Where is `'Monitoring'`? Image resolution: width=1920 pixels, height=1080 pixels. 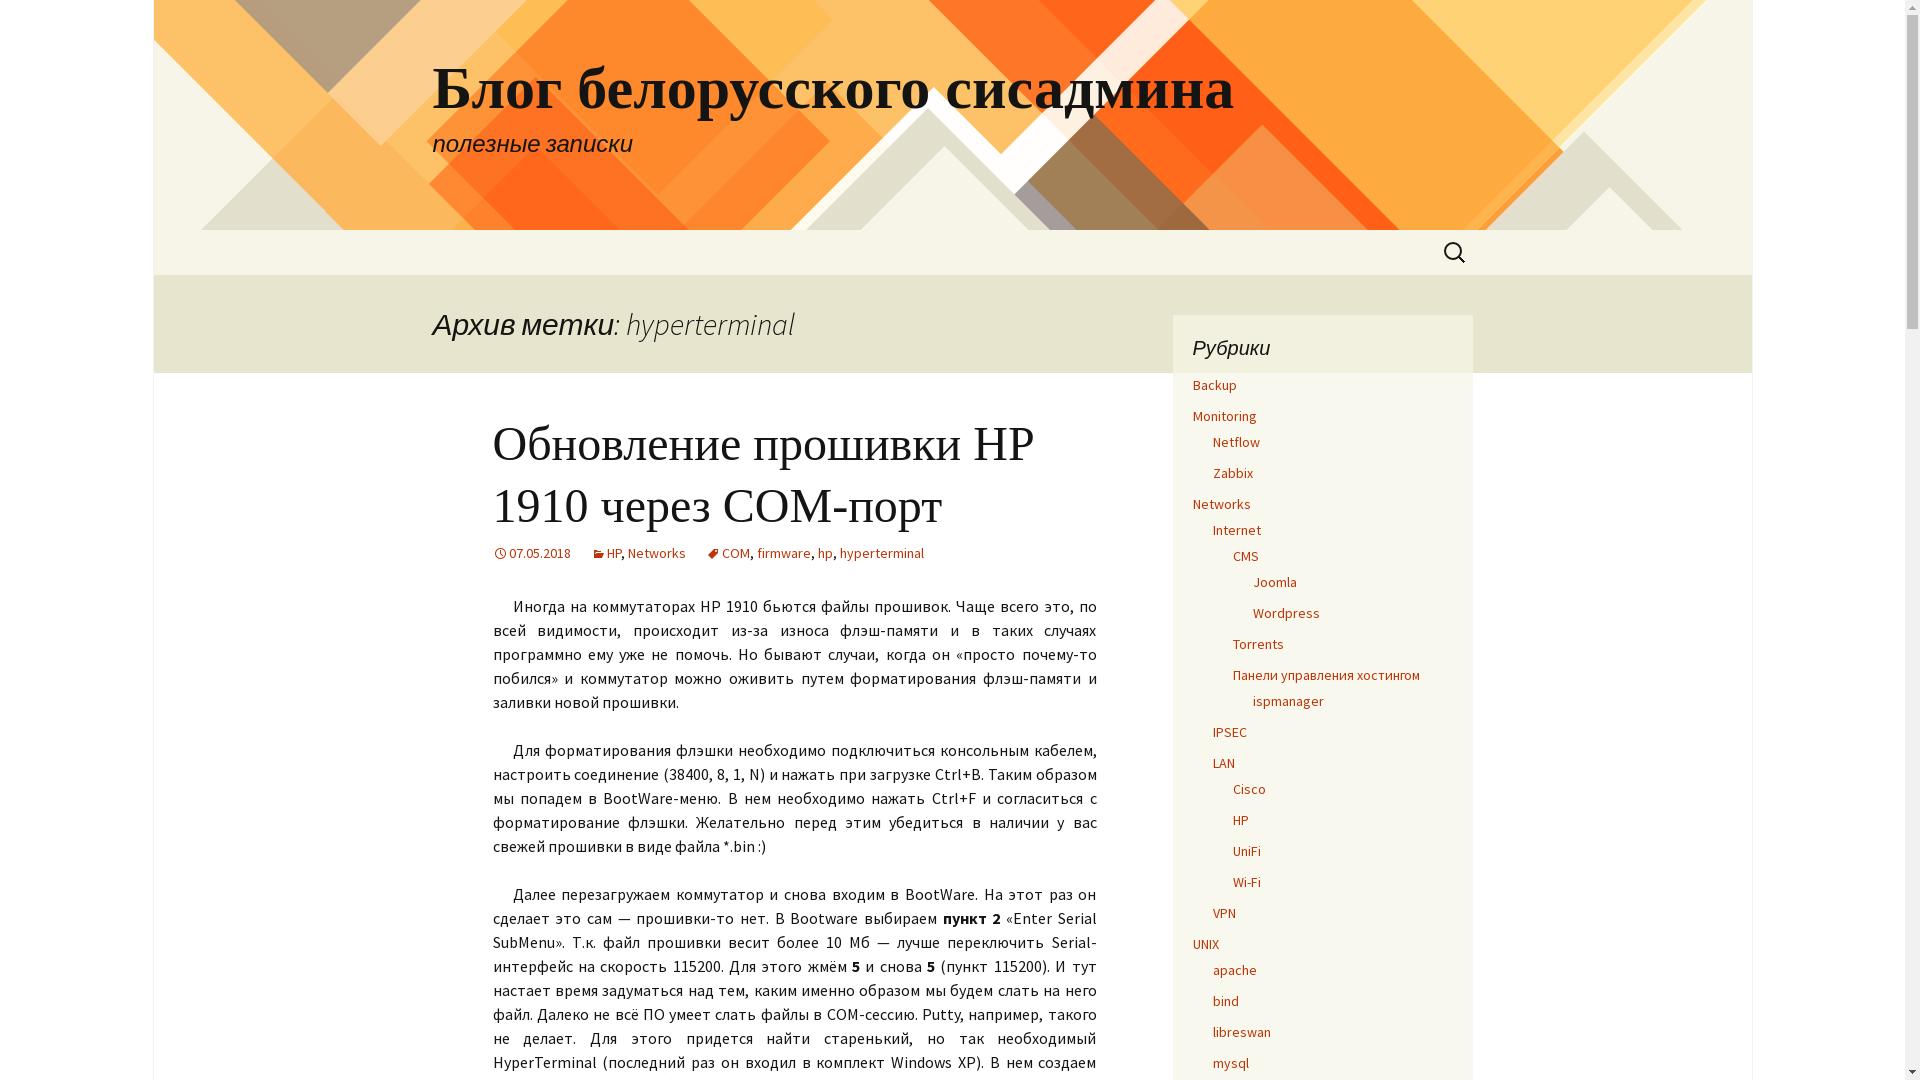 'Monitoring' is located at coordinates (1223, 415).